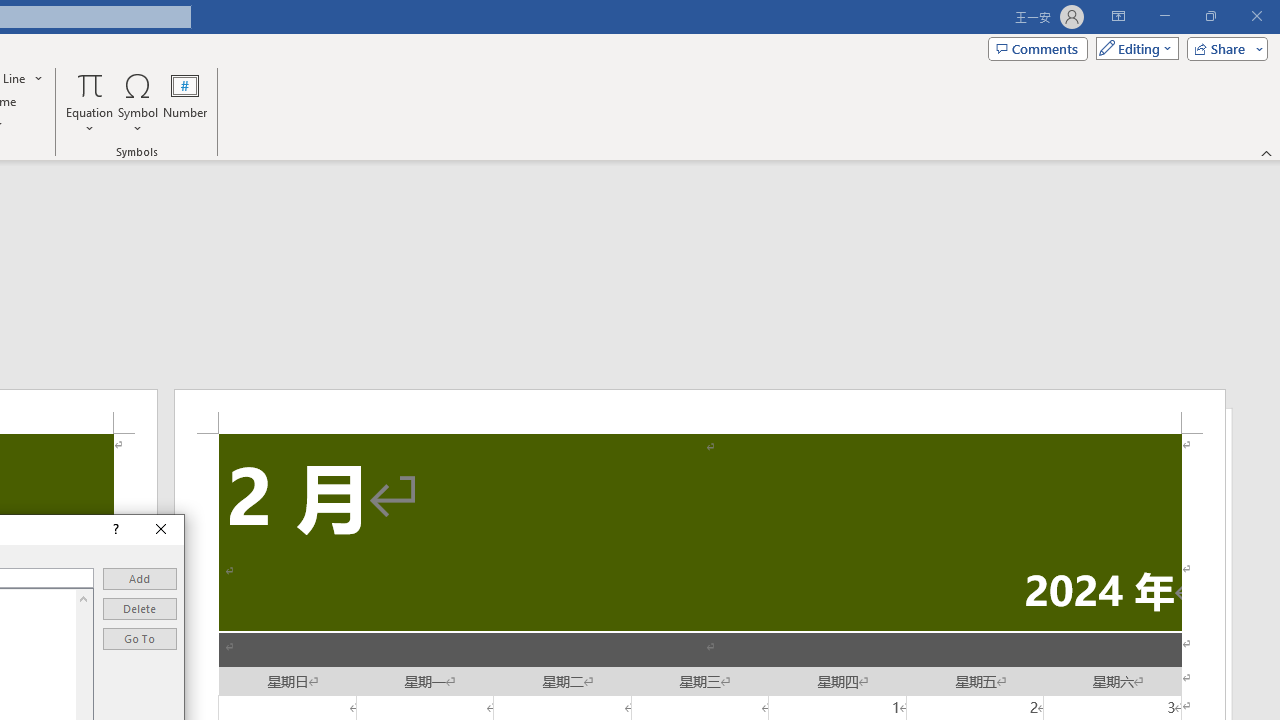 The image size is (1280, 720). What do you see at coordinates (700, 410) in the screenshot?
I see `'Header -Section 2-'` at bounding box center [700, 410].